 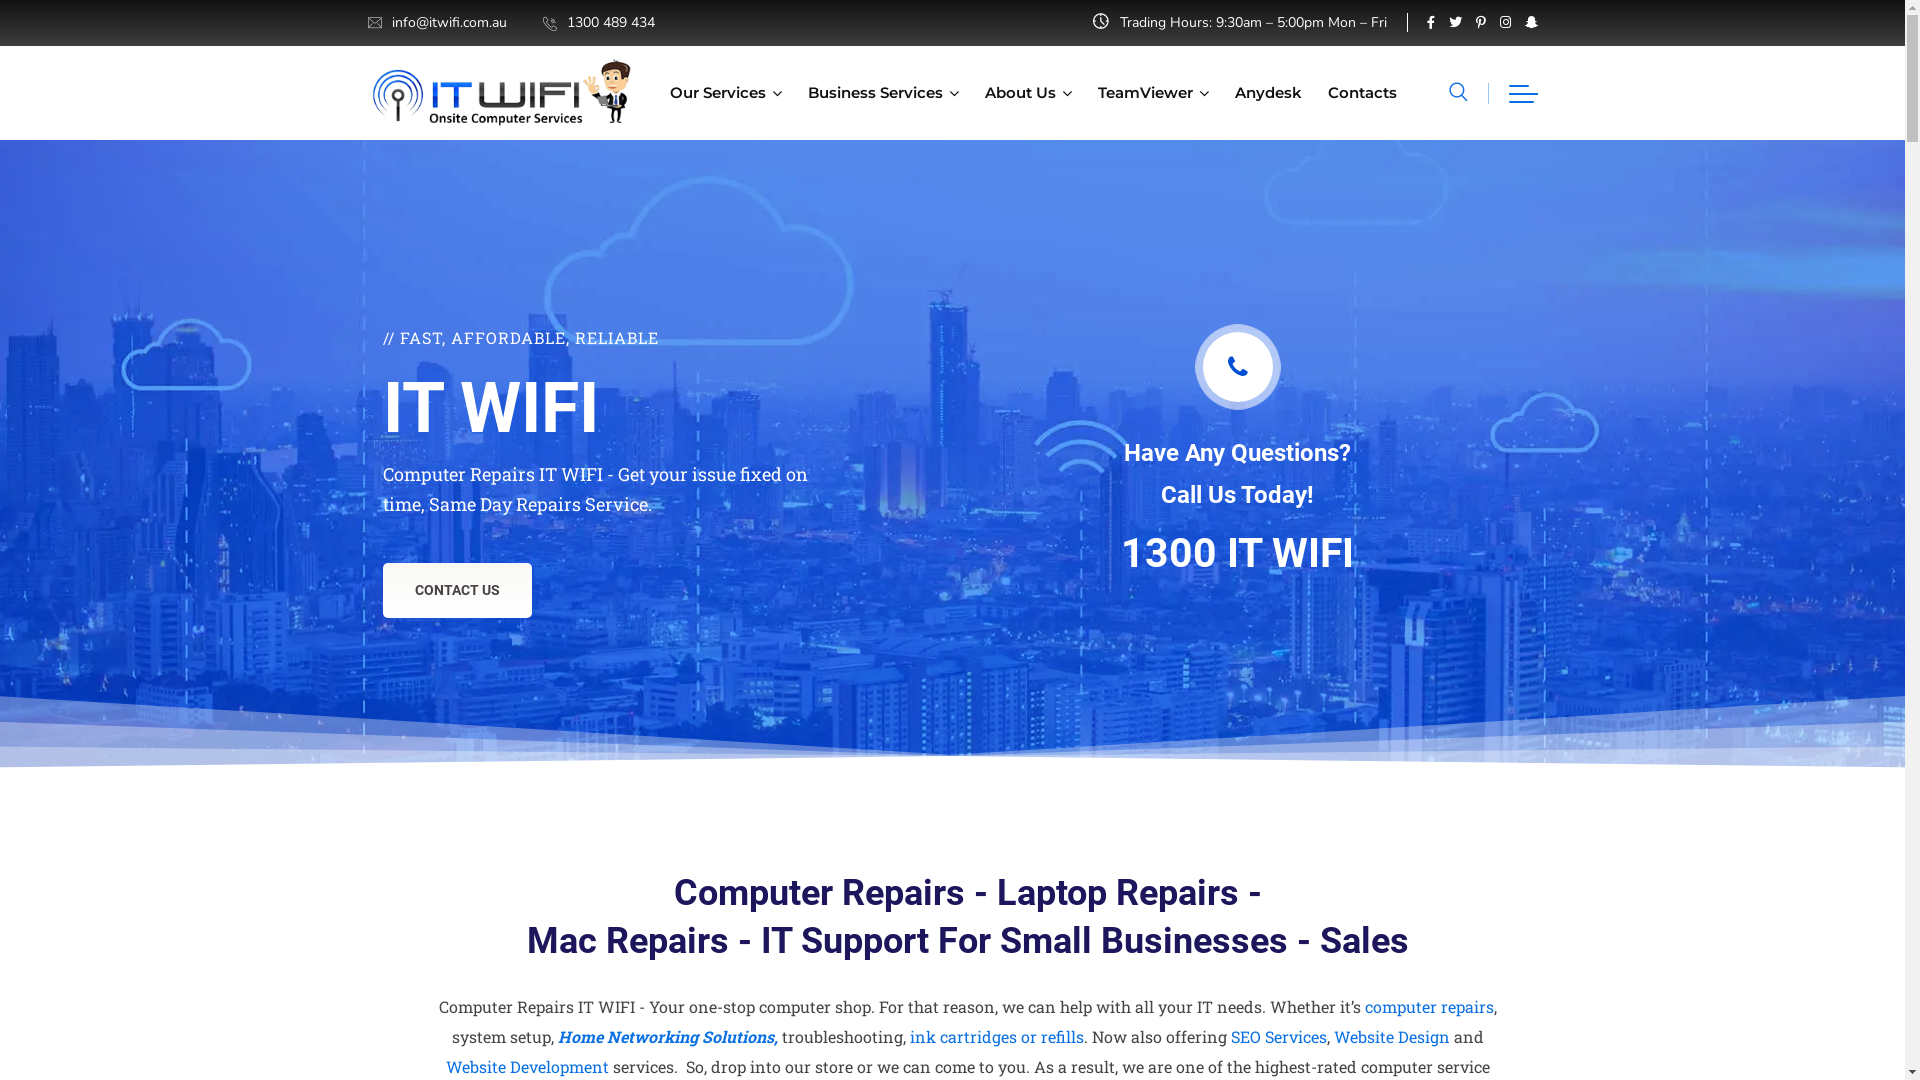 What do you see at coordinates (724, 92) in the screenshot?
I see `'Our Services'` at bounding box center [724, 92].